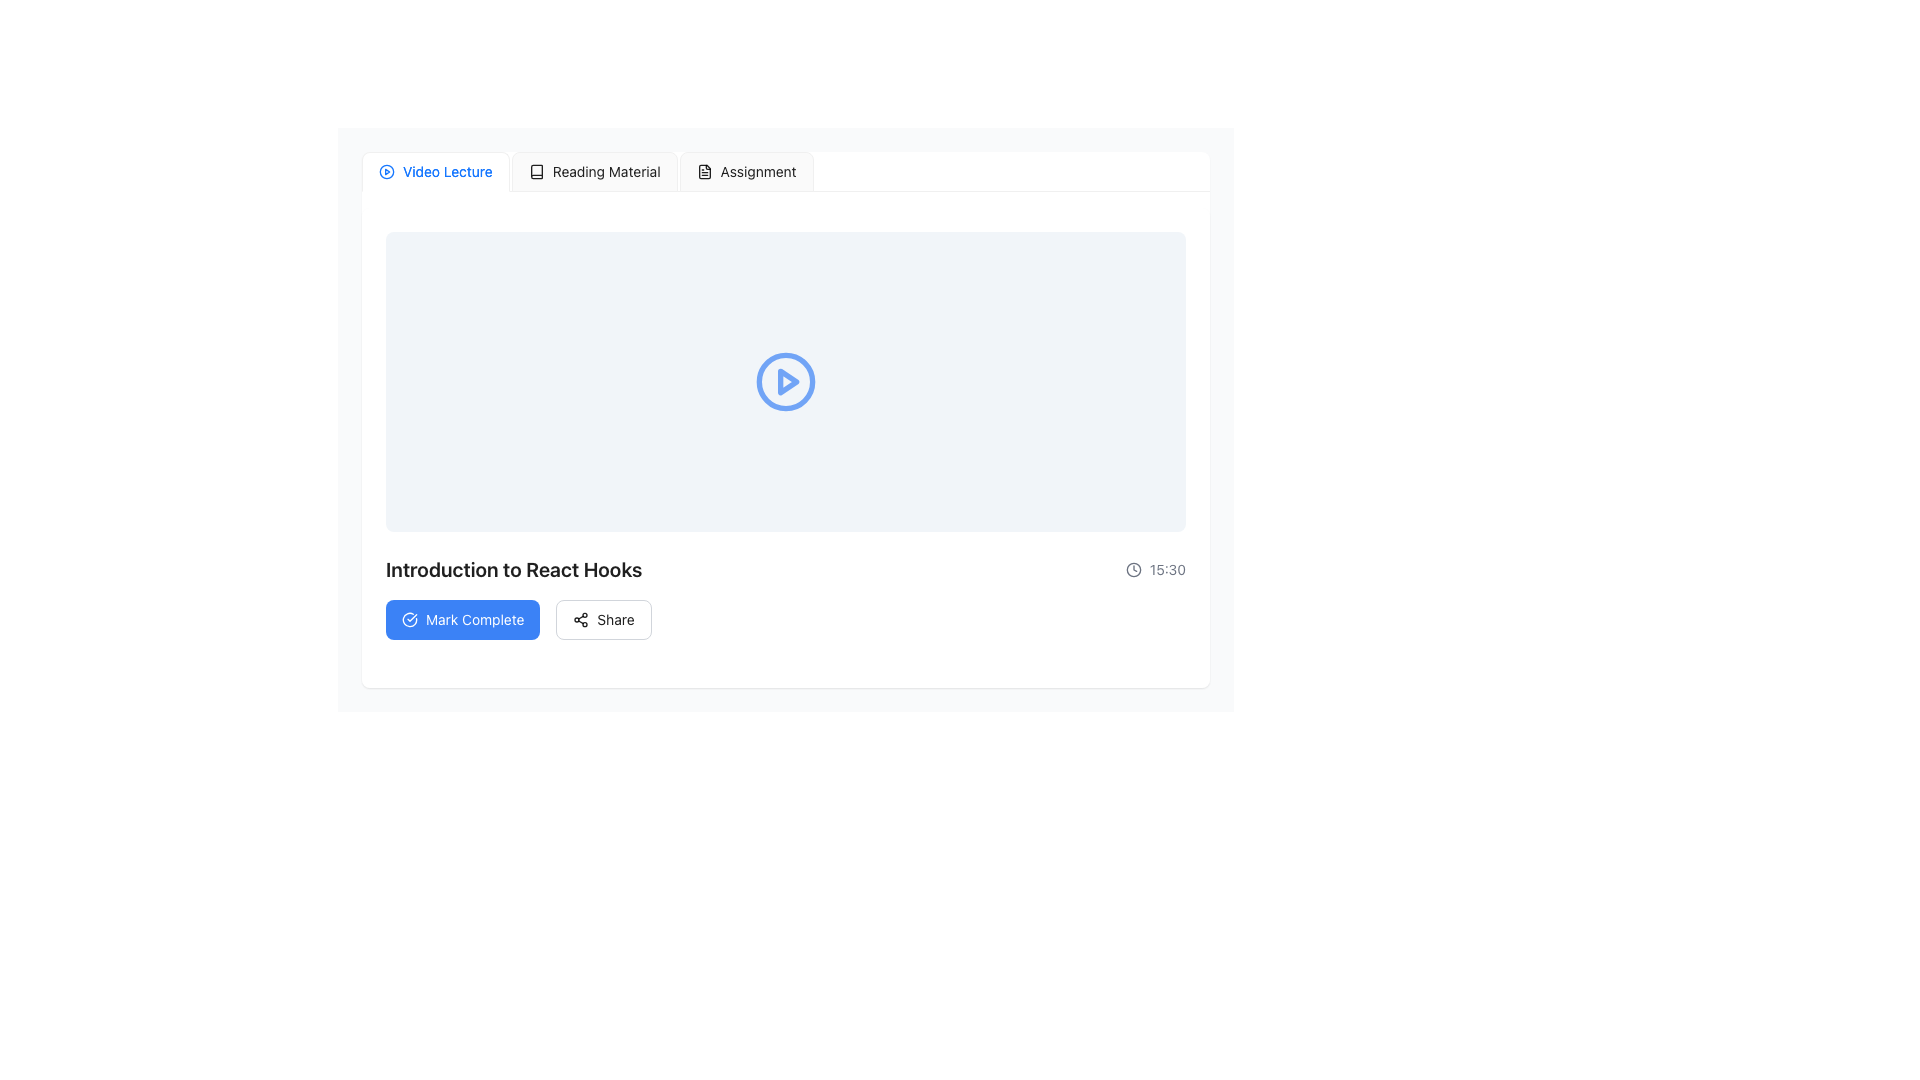 Image resolution: width=1920 pixels, height=1080 pixels. Describe the element at coordinates (603, 619) in the screenshot. I see `the 'Share' button, which is a rectangular button with a light gray border and rounded corners, located at the bottom of the content section, to share the content` at that location.